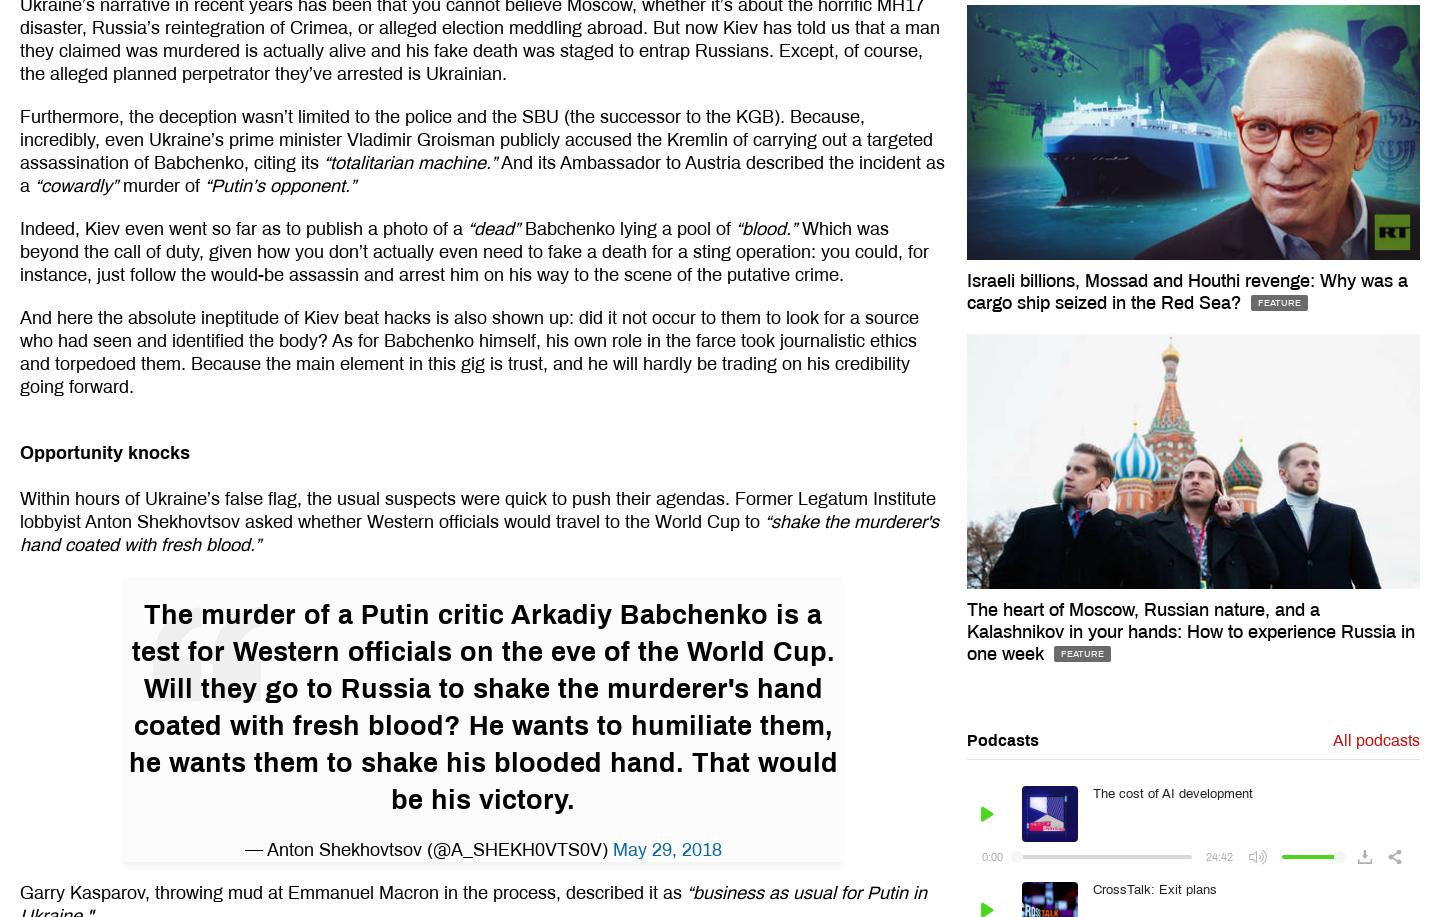 The height and width of the screenshot is (917, 1440). Describe the element at coordinates (518, 226) in the screenshot. I see `'Babchenko lying a pool of'` at that location.